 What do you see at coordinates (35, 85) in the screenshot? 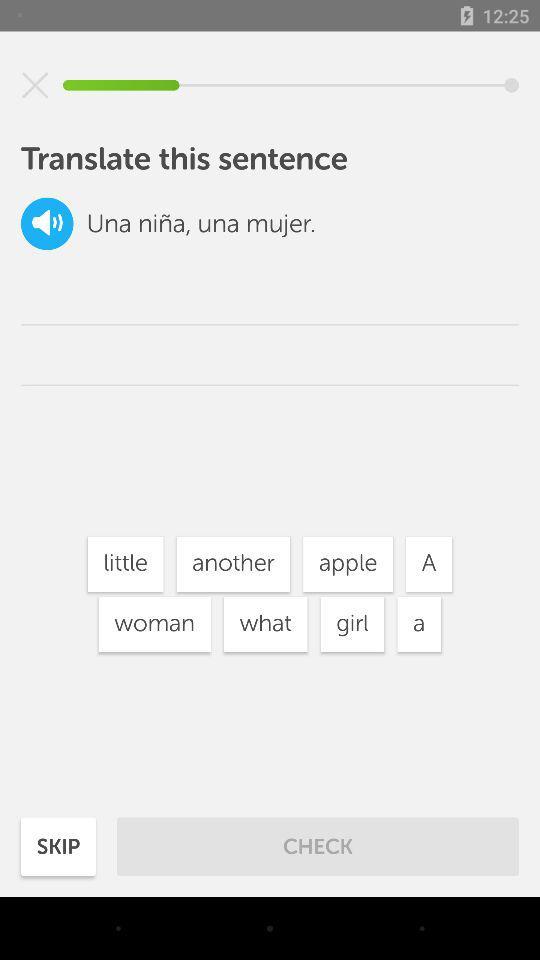
I see `icon above translate this sentence icon` at bounding box center [35, 85].